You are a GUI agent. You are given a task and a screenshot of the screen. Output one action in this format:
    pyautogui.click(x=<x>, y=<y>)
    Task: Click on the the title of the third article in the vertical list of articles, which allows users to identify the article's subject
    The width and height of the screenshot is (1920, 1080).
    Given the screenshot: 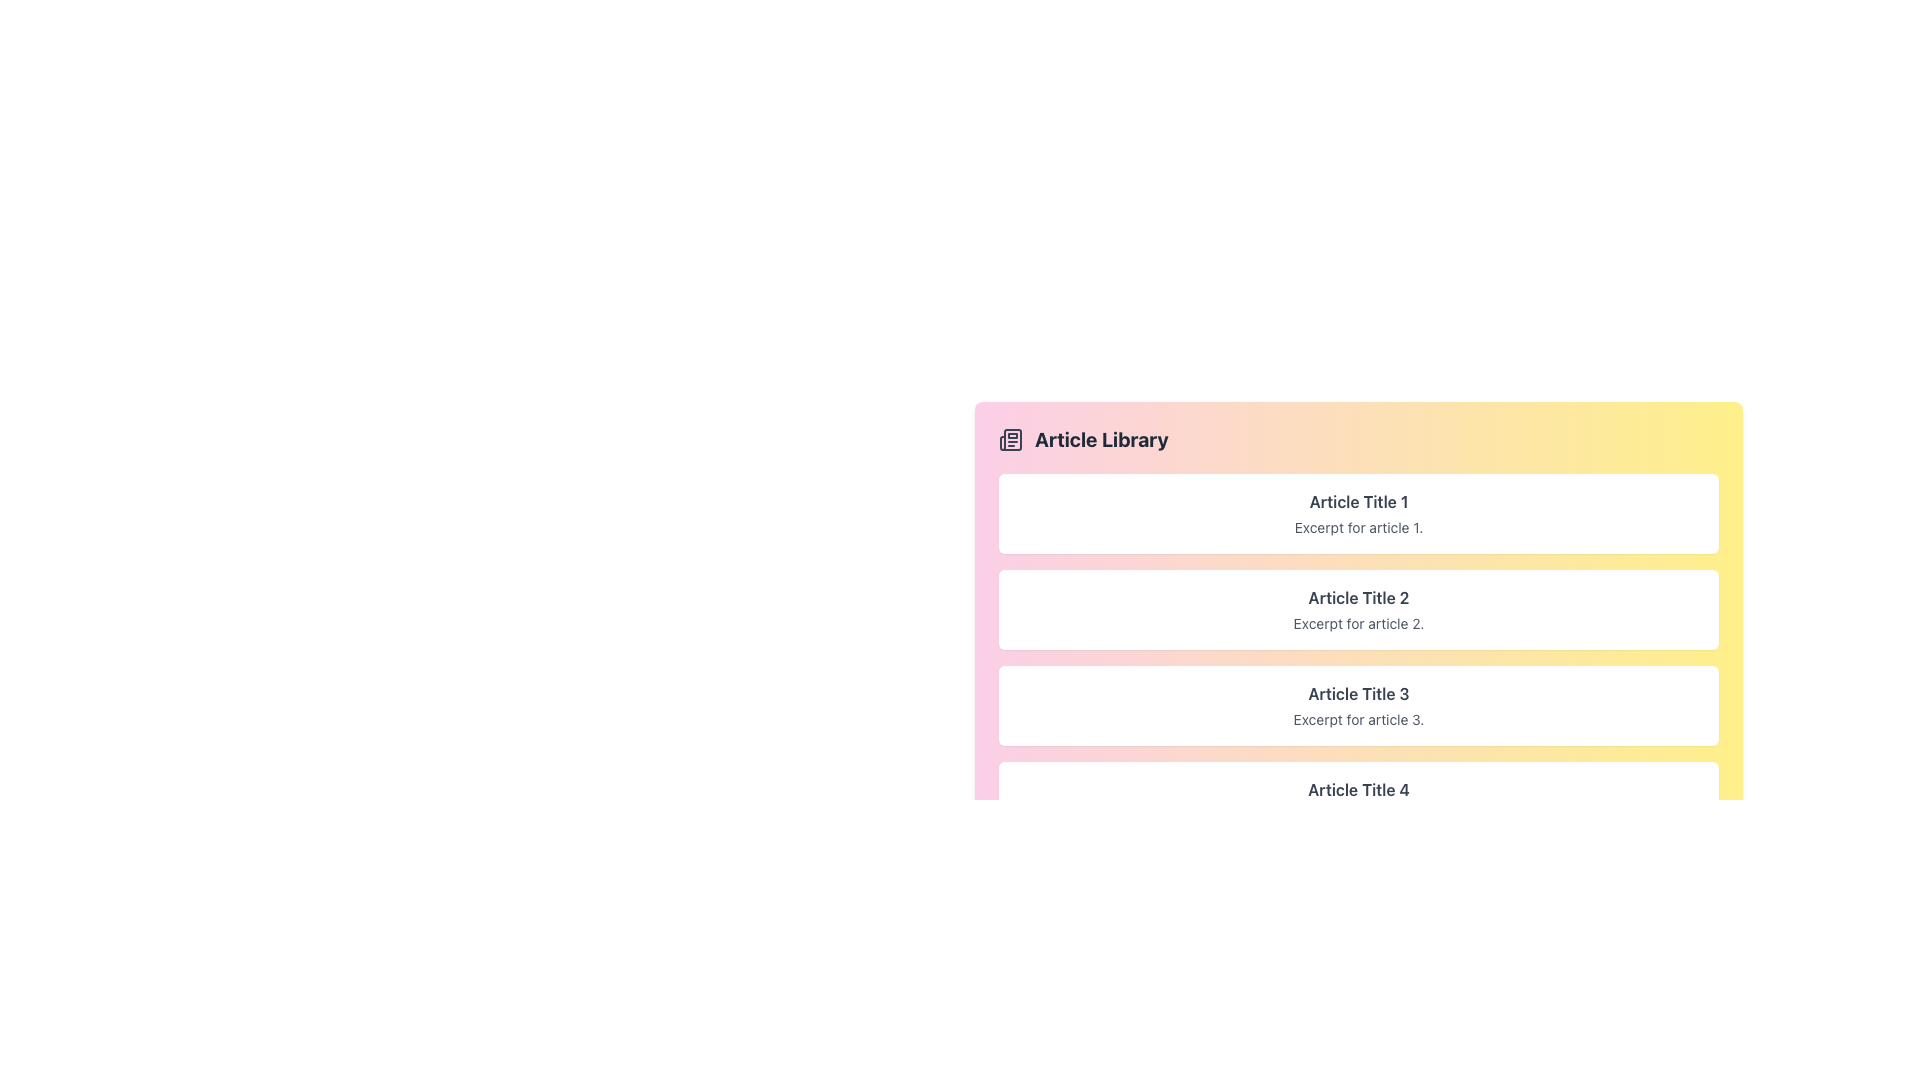 What is the action you would take?
    pyautogui.click(x=1358, y=693)
    